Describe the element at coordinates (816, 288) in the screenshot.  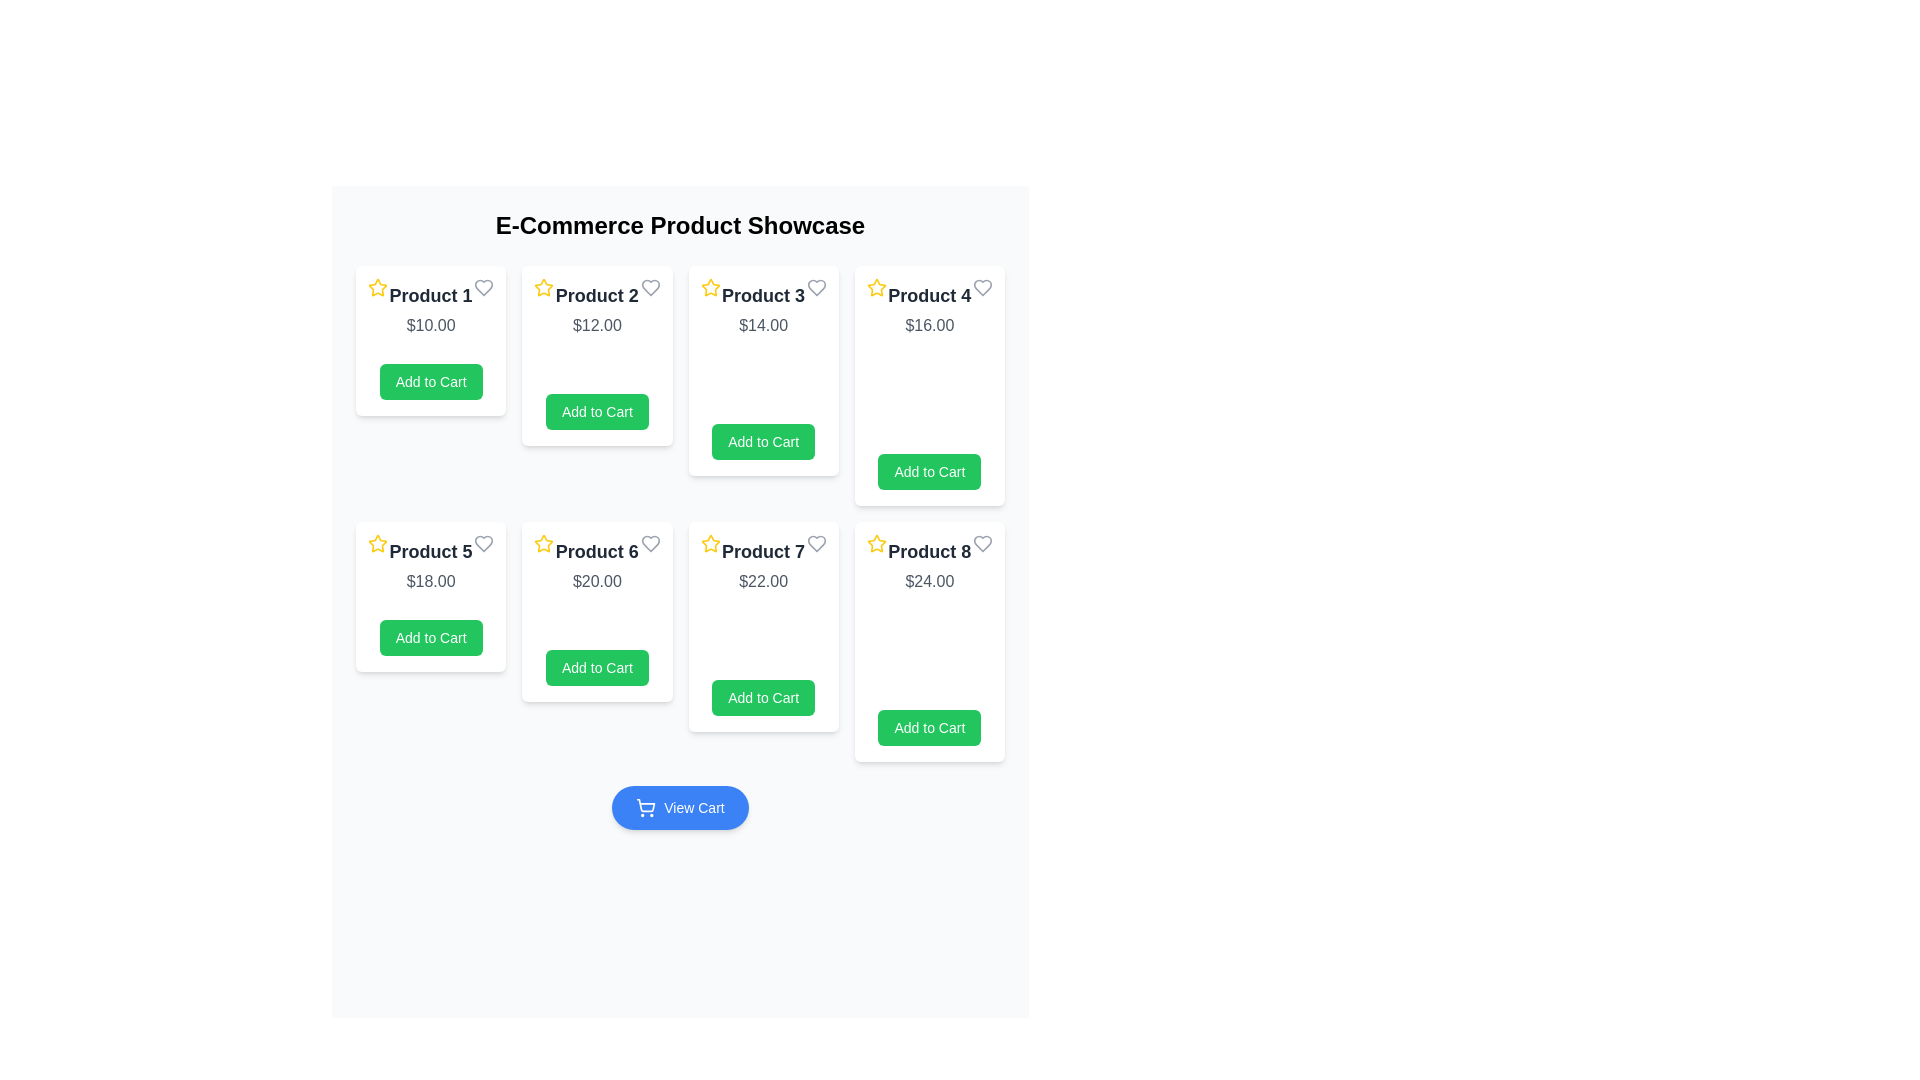
I see `the heart-shaped favorite button located in the top-right corner of the product card for 'Product 3'` at that location.